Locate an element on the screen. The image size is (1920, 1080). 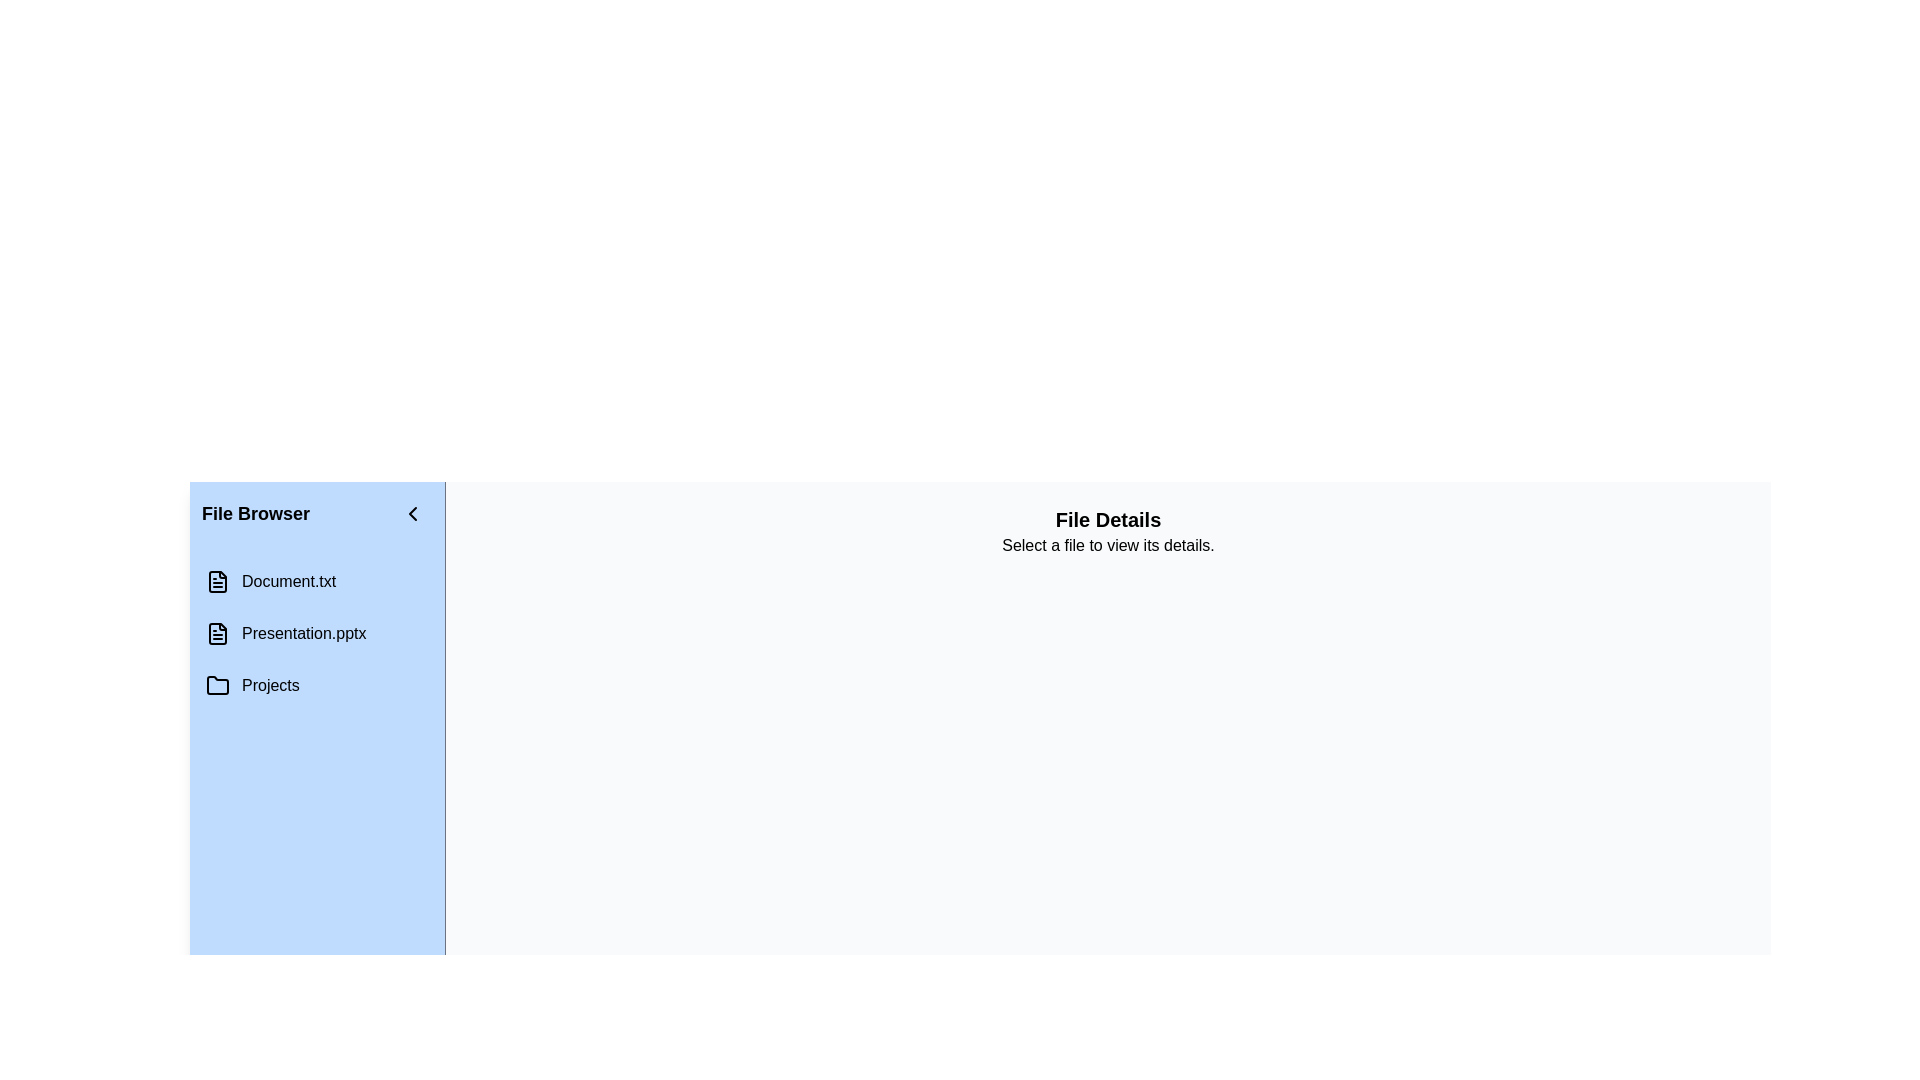
the document icon located in the left side navigation panel next to the label 'Document.txt' is located at coordinates (217, 582).